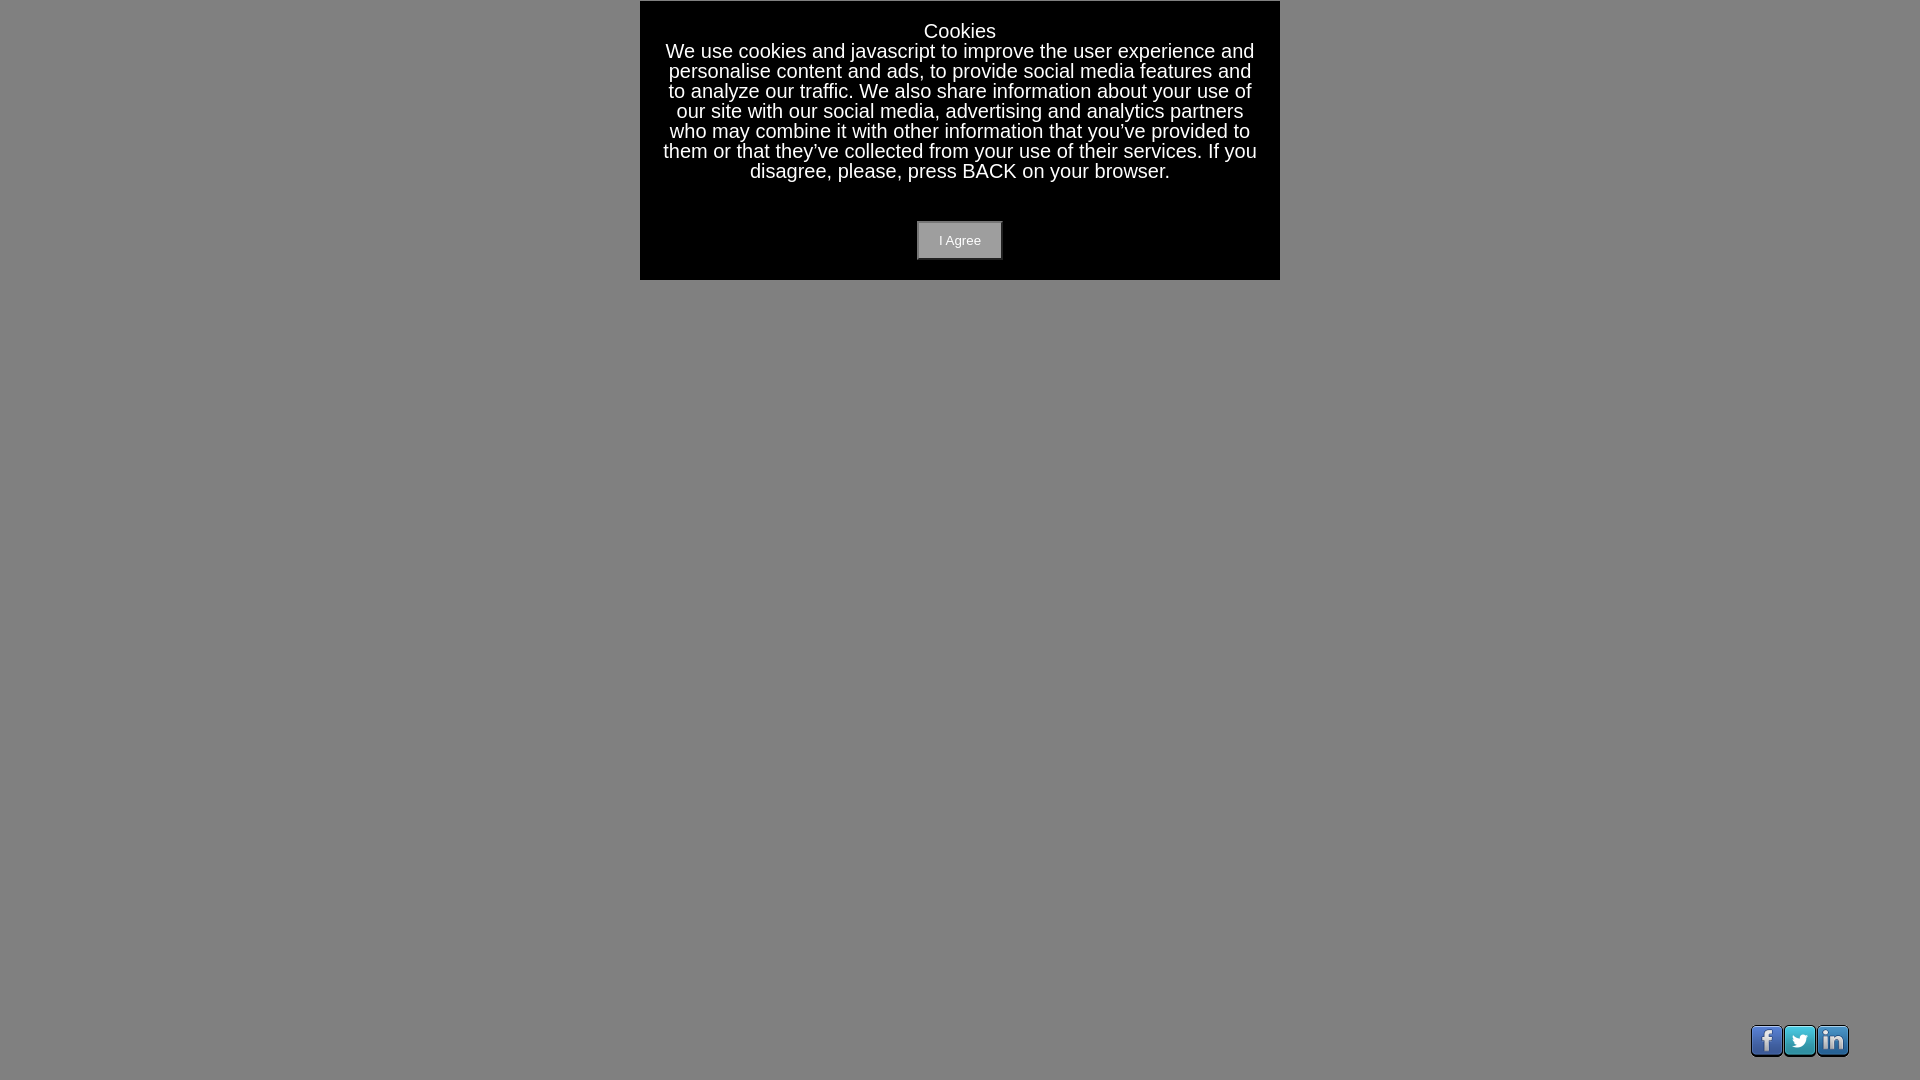  I want to click on 'Visit Us On Linkedin', so click(1832, 1050).